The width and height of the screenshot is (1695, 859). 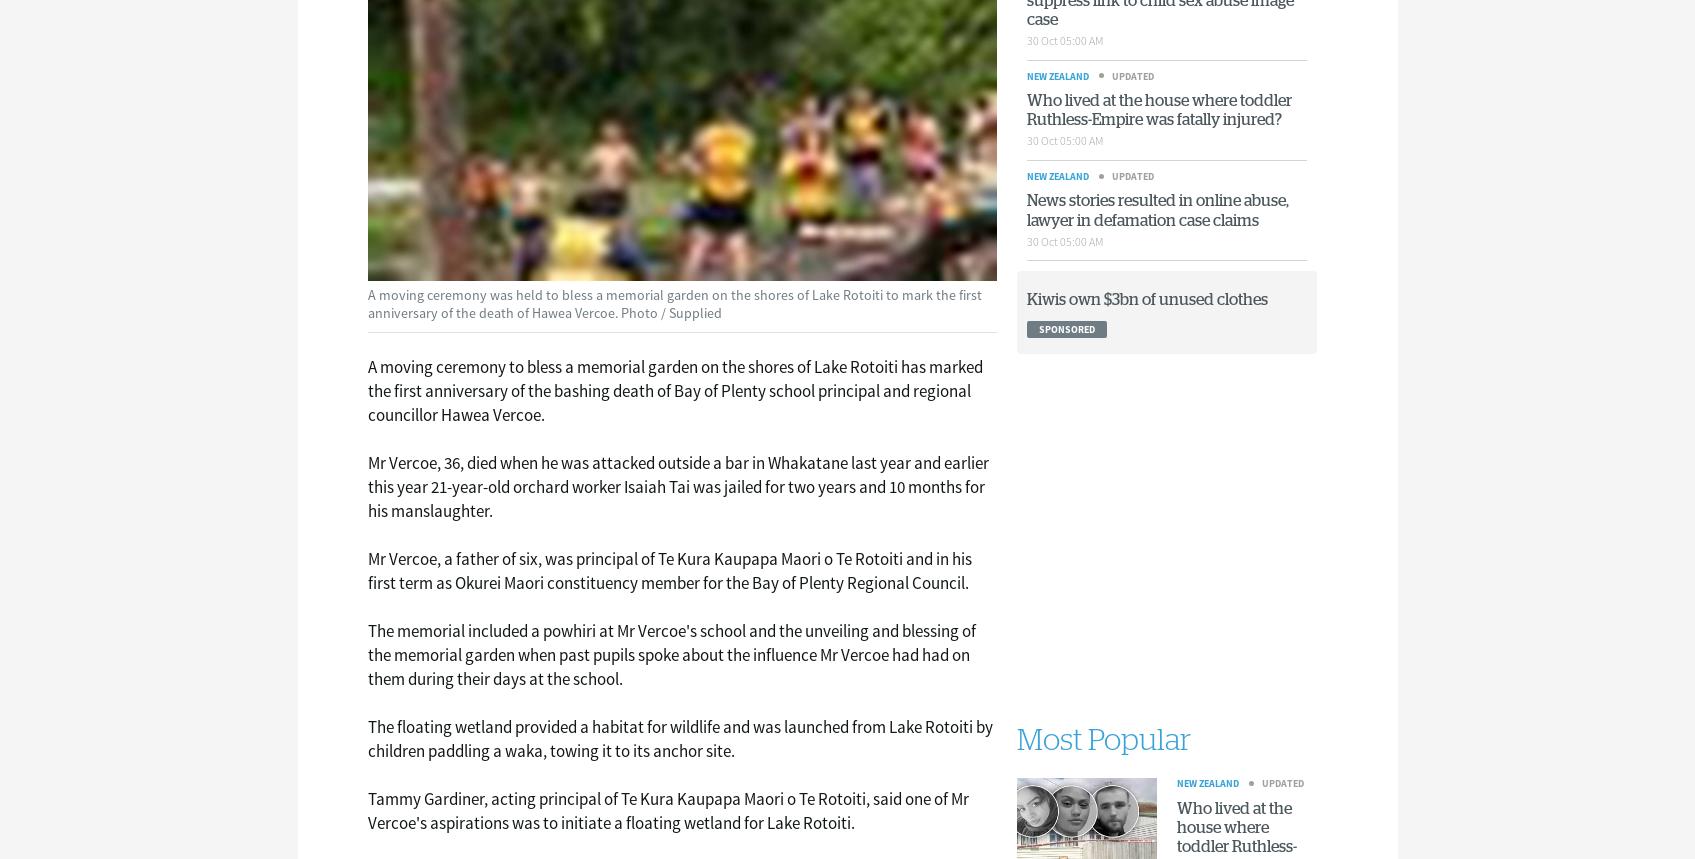 What do you see at coordinates (1038, 328) in the screenshot?
I see `'sponsored'` at bounding box center [1038, 328].